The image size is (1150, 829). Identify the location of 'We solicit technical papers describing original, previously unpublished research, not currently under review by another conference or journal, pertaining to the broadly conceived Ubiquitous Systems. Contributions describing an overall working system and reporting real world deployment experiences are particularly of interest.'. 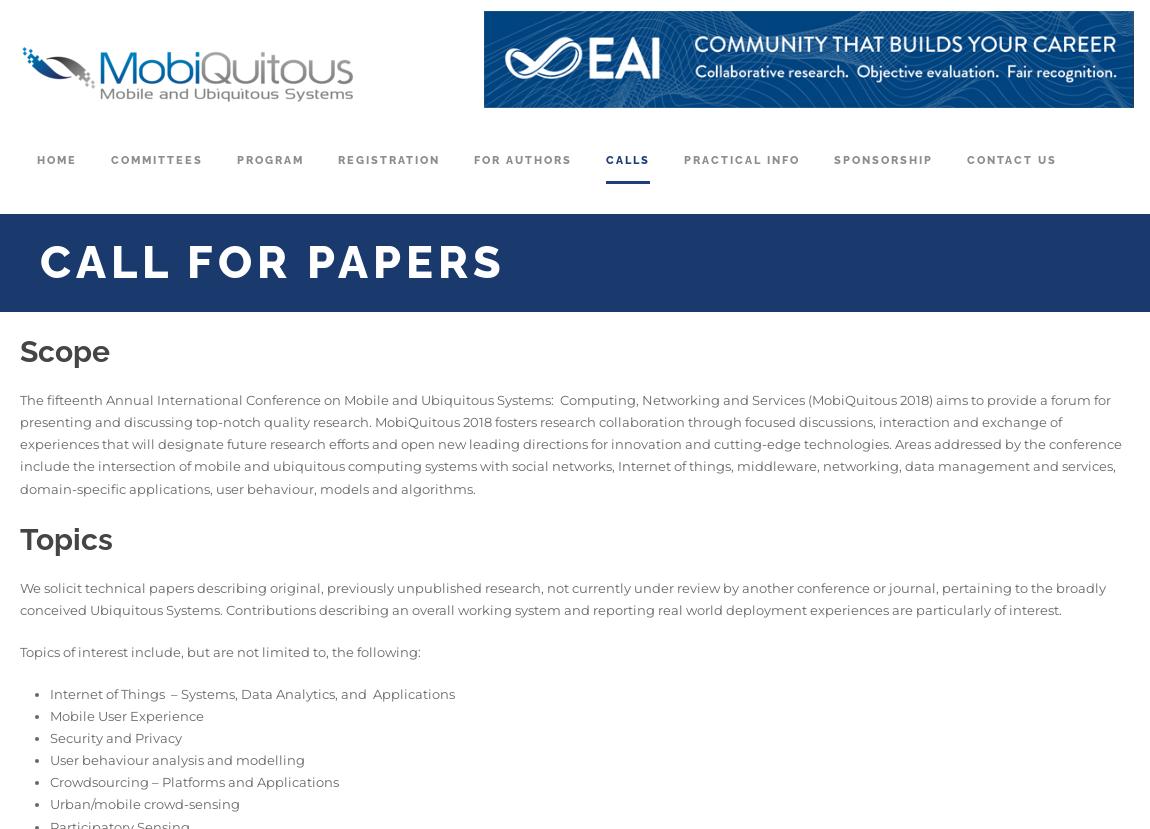
(19, 597).